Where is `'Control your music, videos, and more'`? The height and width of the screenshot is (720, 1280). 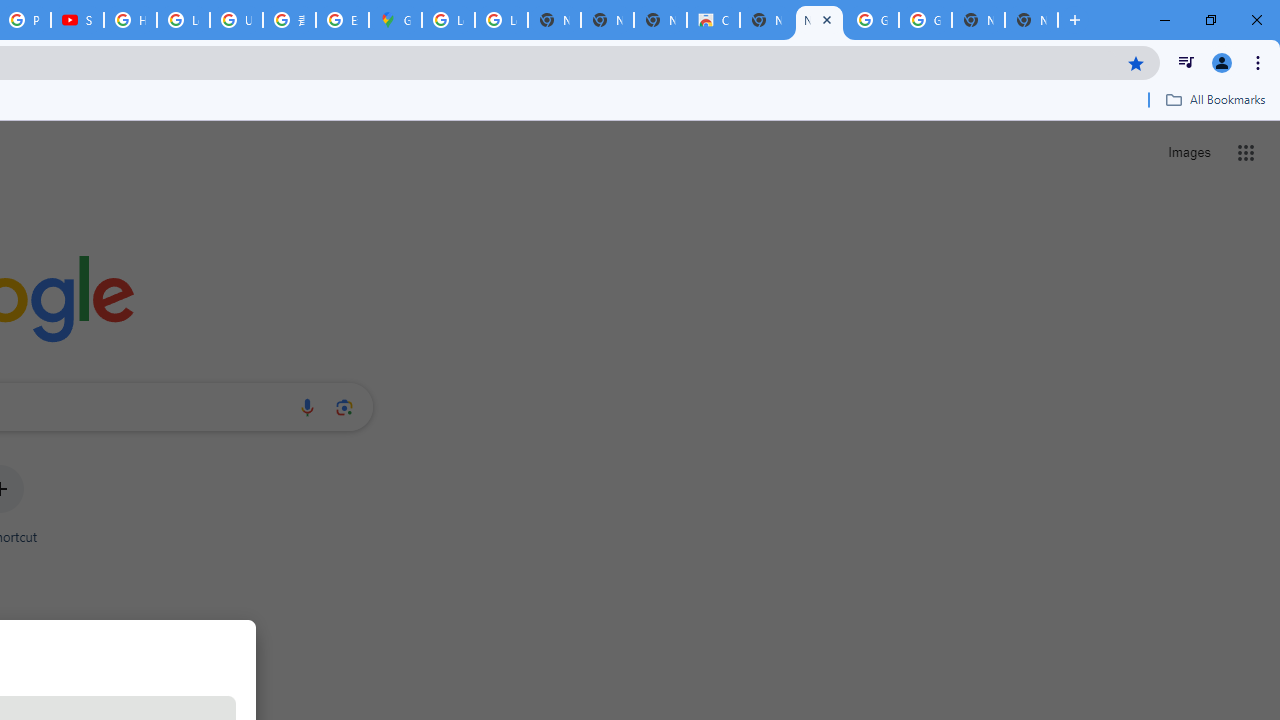 'Control your music, videos, and more' is located at coordinates (1185, 61).